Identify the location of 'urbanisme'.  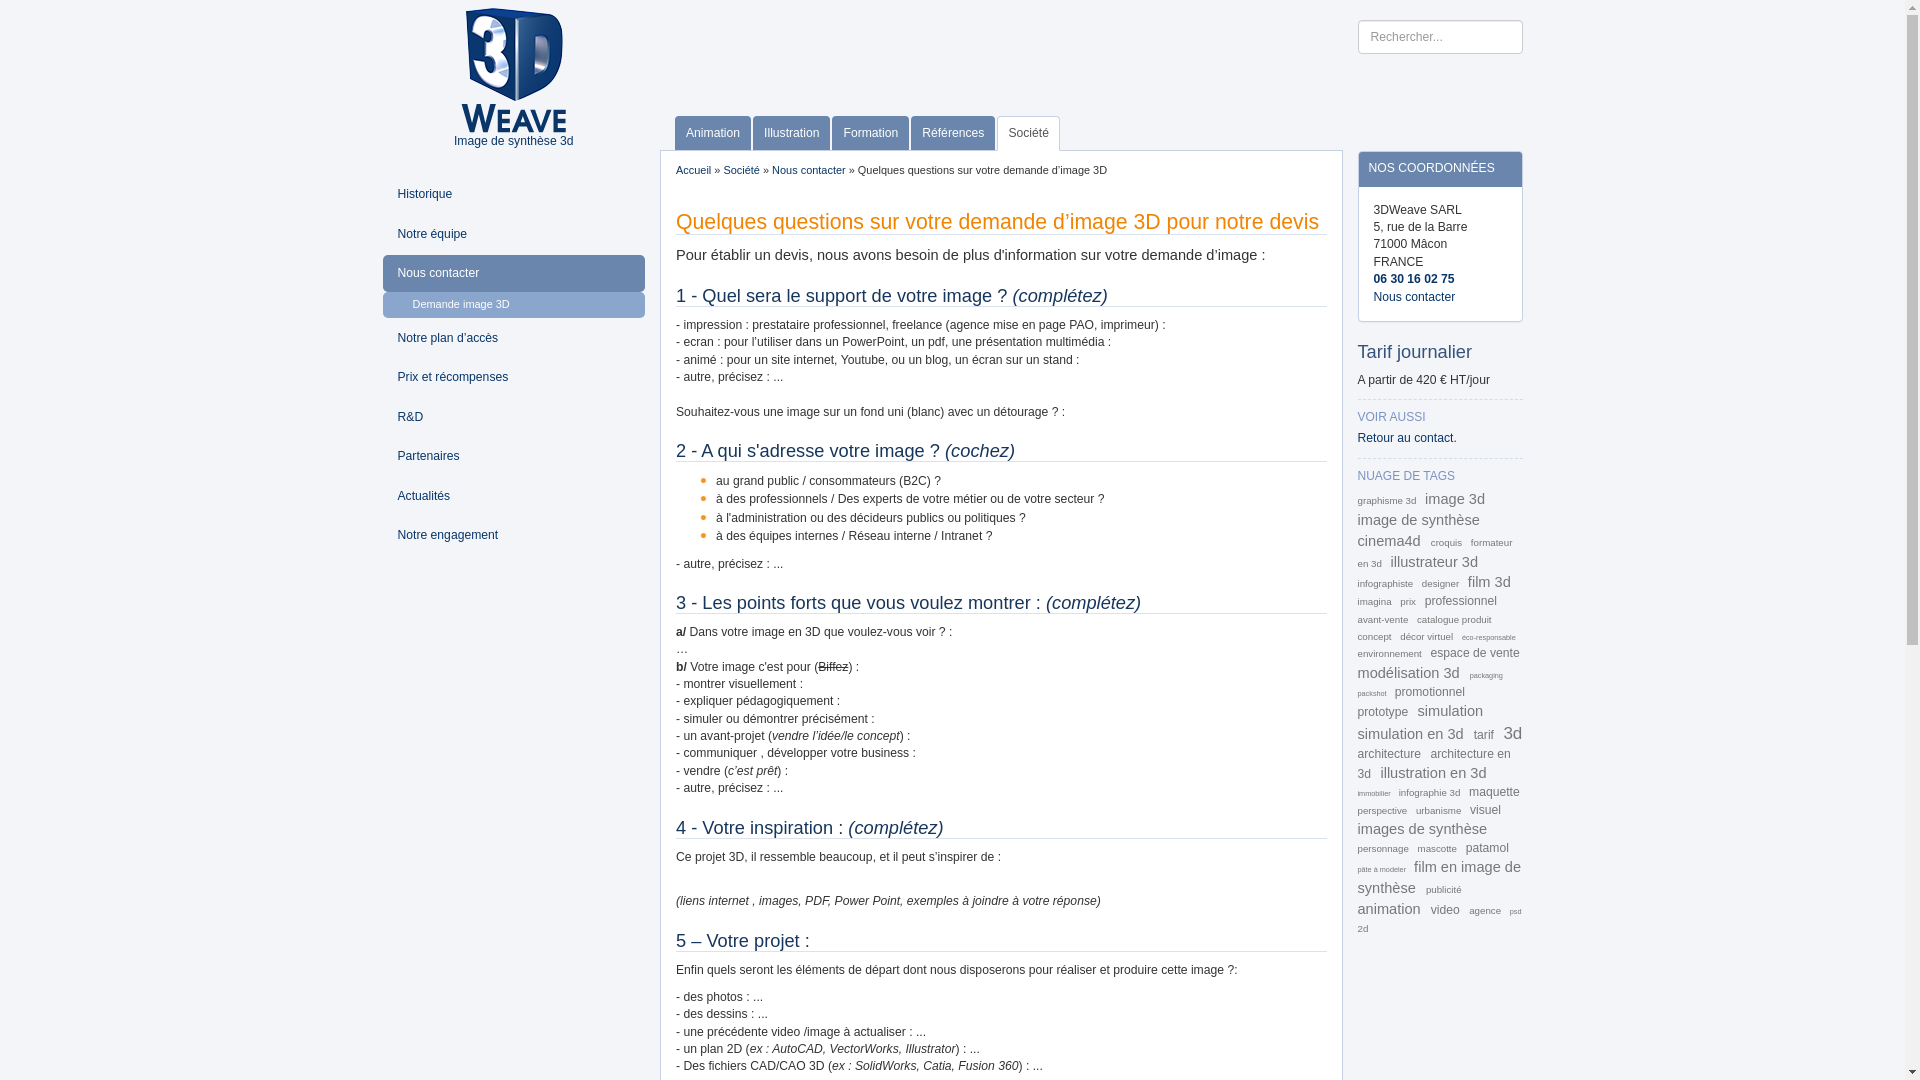
(1440, 810).